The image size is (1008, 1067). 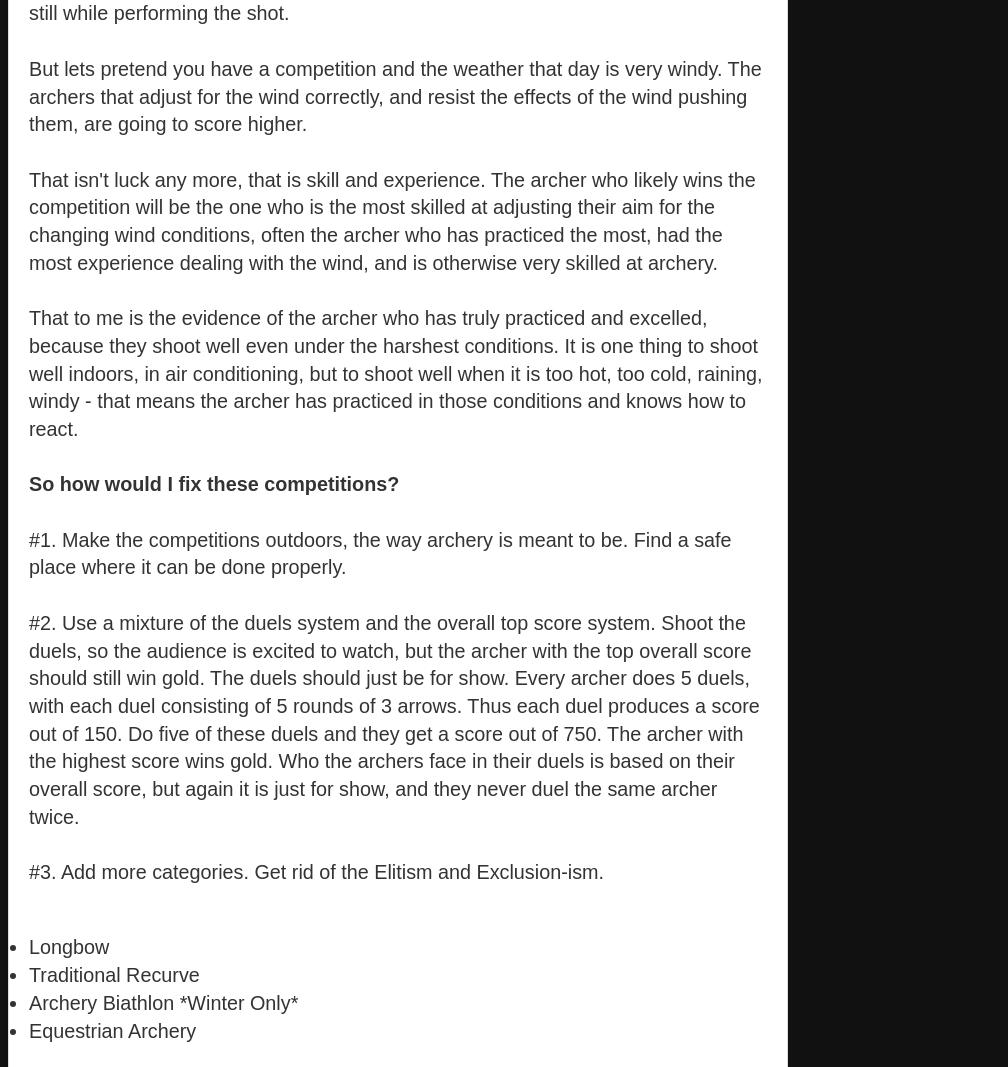 I want to click on 'That isn't luck any more, that is skill and experience. The archer who likely wins the competition will be the one who is the most skilled at adjusting their aim for the changing wind conditions, often the archer who has practiced the most, had the most experience dealing with the wind, and is otherwise very skilled at archery.', so click(x=392, y=220).